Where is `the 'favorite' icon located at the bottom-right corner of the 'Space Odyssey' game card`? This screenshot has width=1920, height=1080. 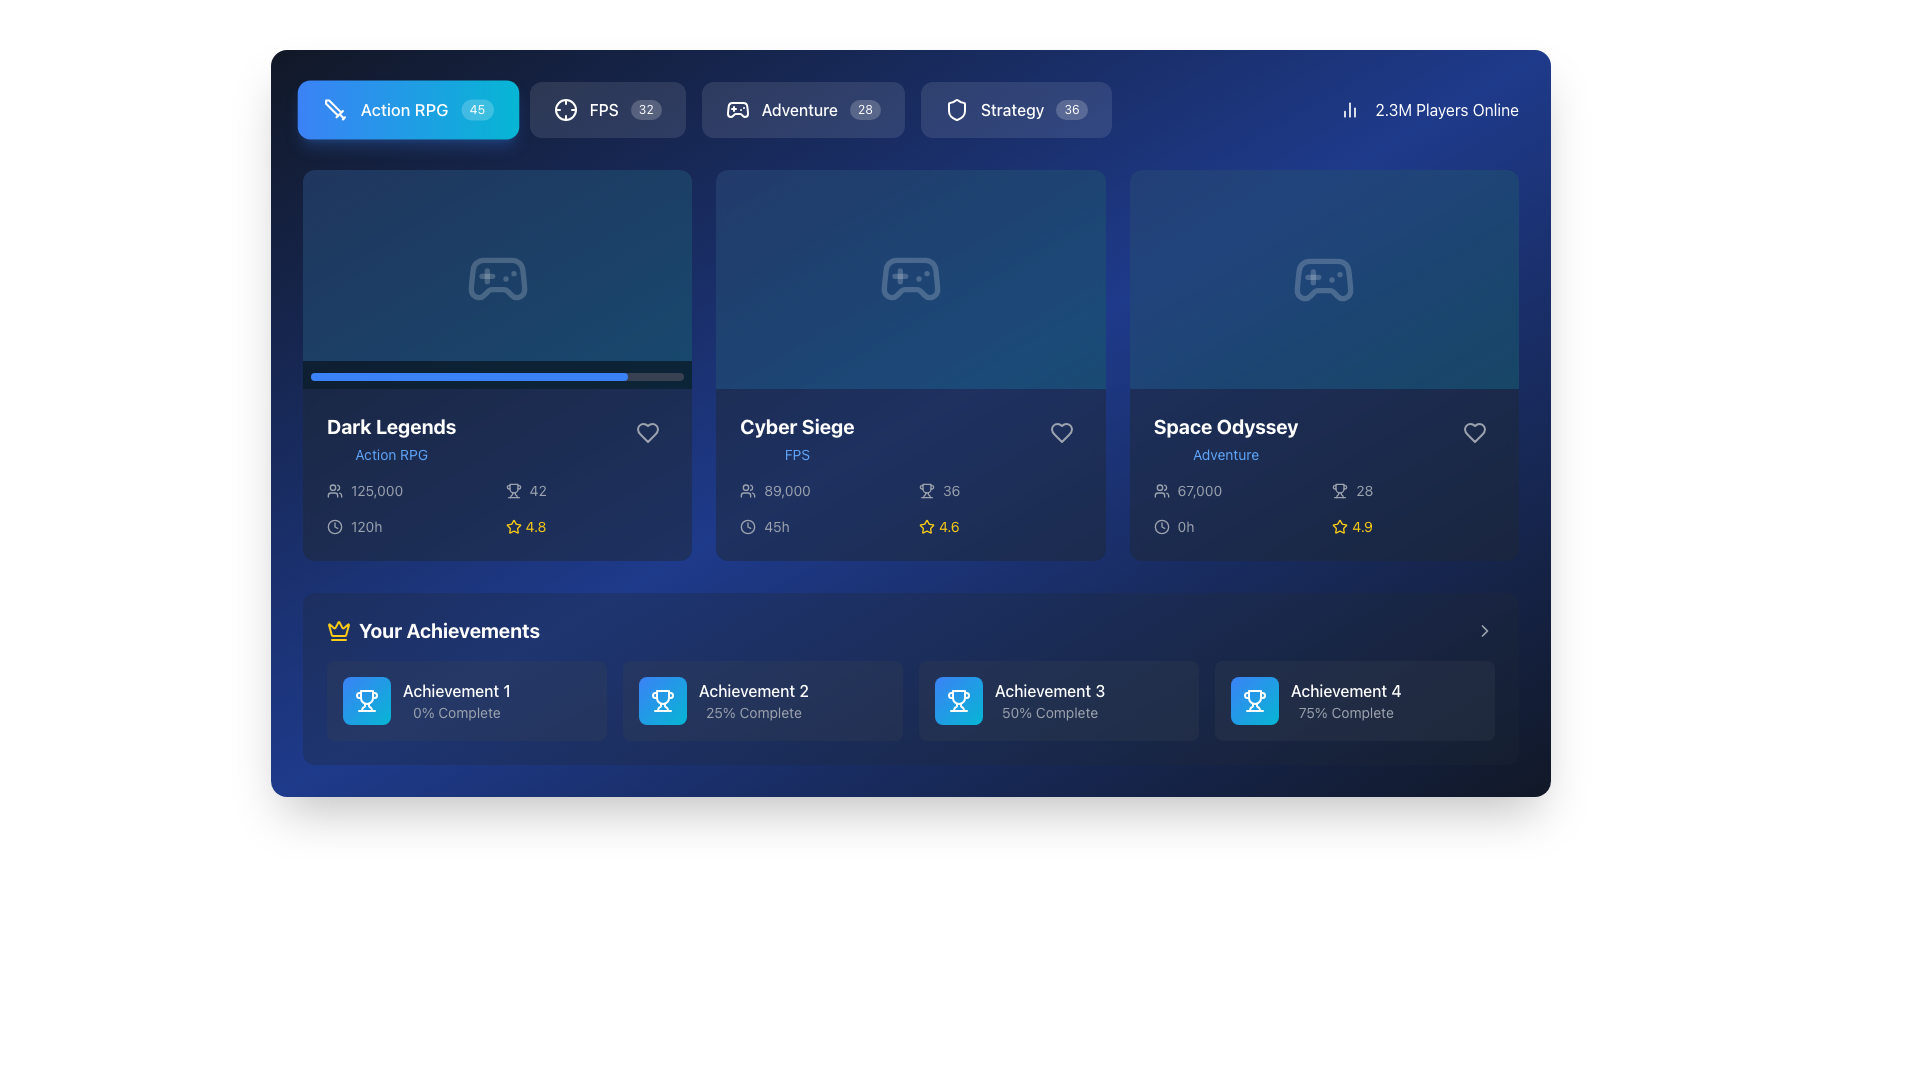
the 'favorite' icon located at the bottom-right corner of the 'Space Odyssey' game card is located at coordinates (1474, 431).